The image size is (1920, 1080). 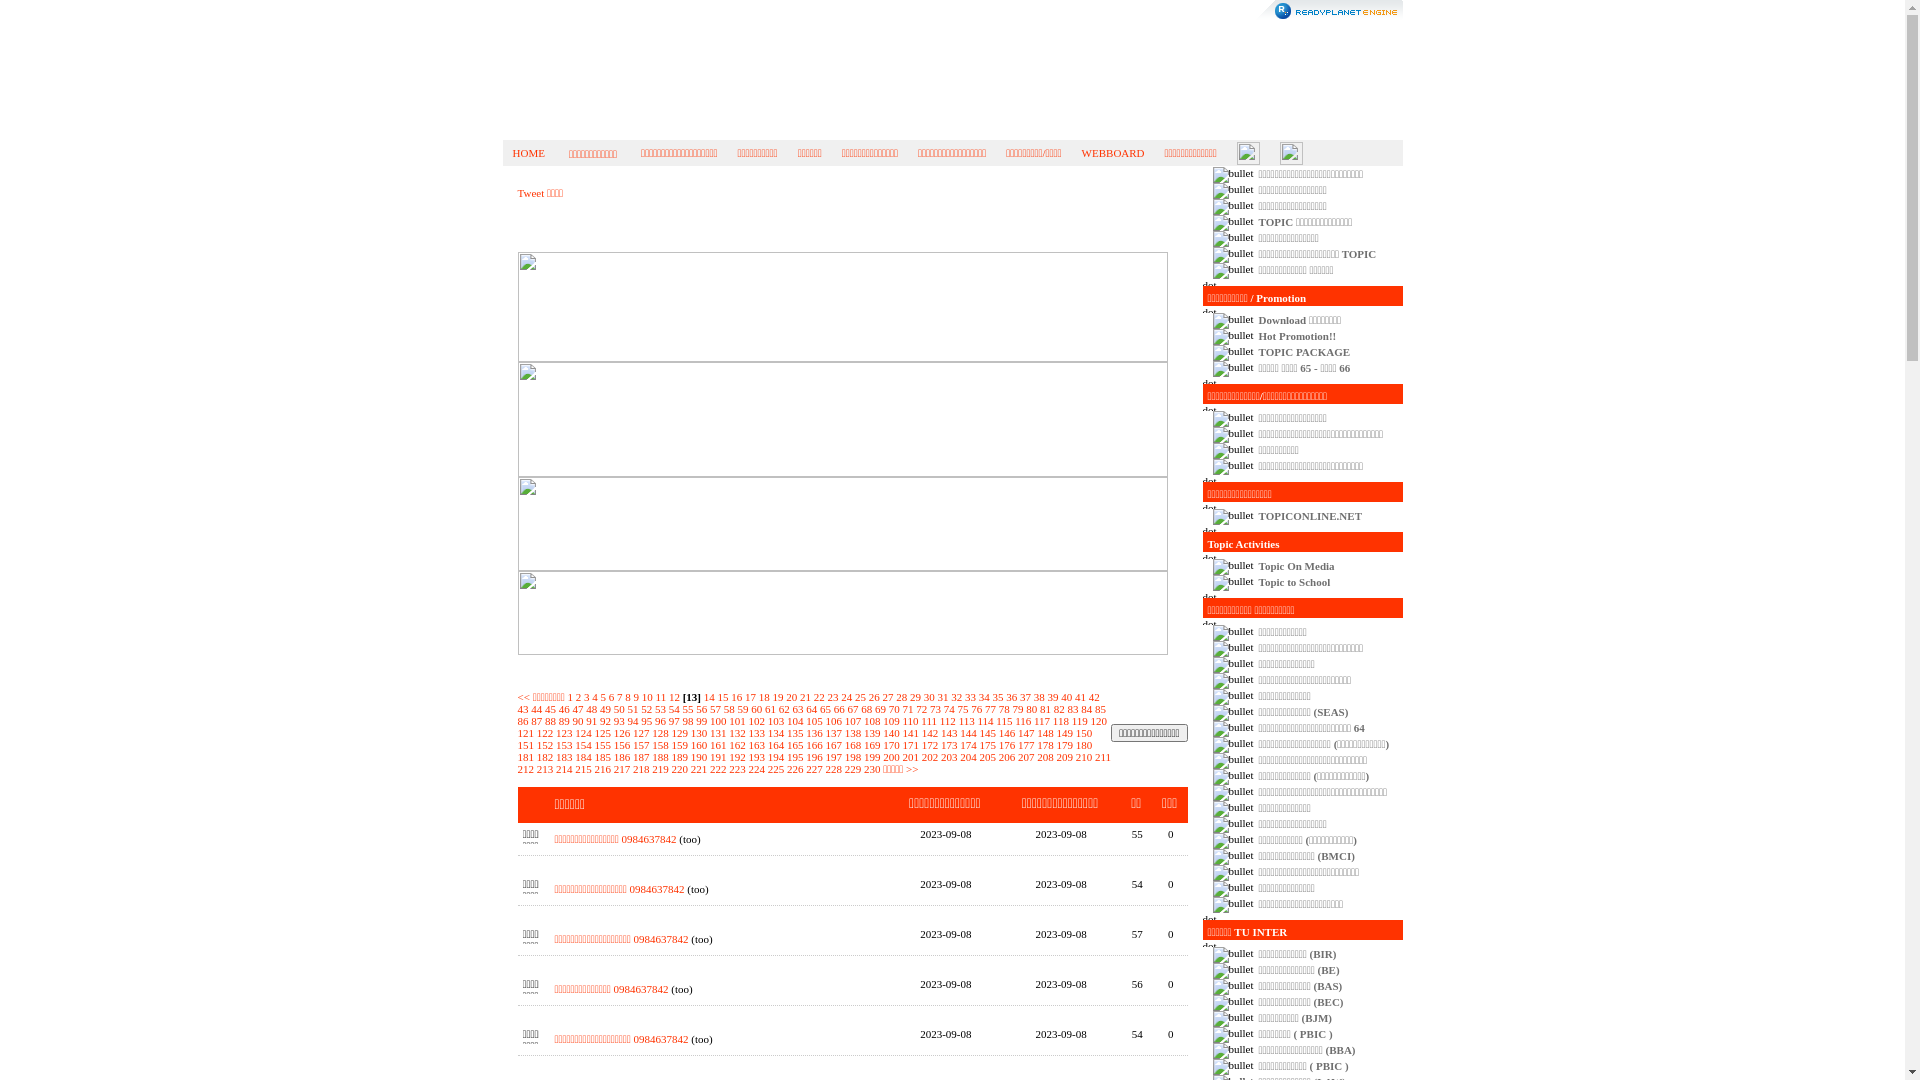 I want to click on '186', so click(x=621, y=756).